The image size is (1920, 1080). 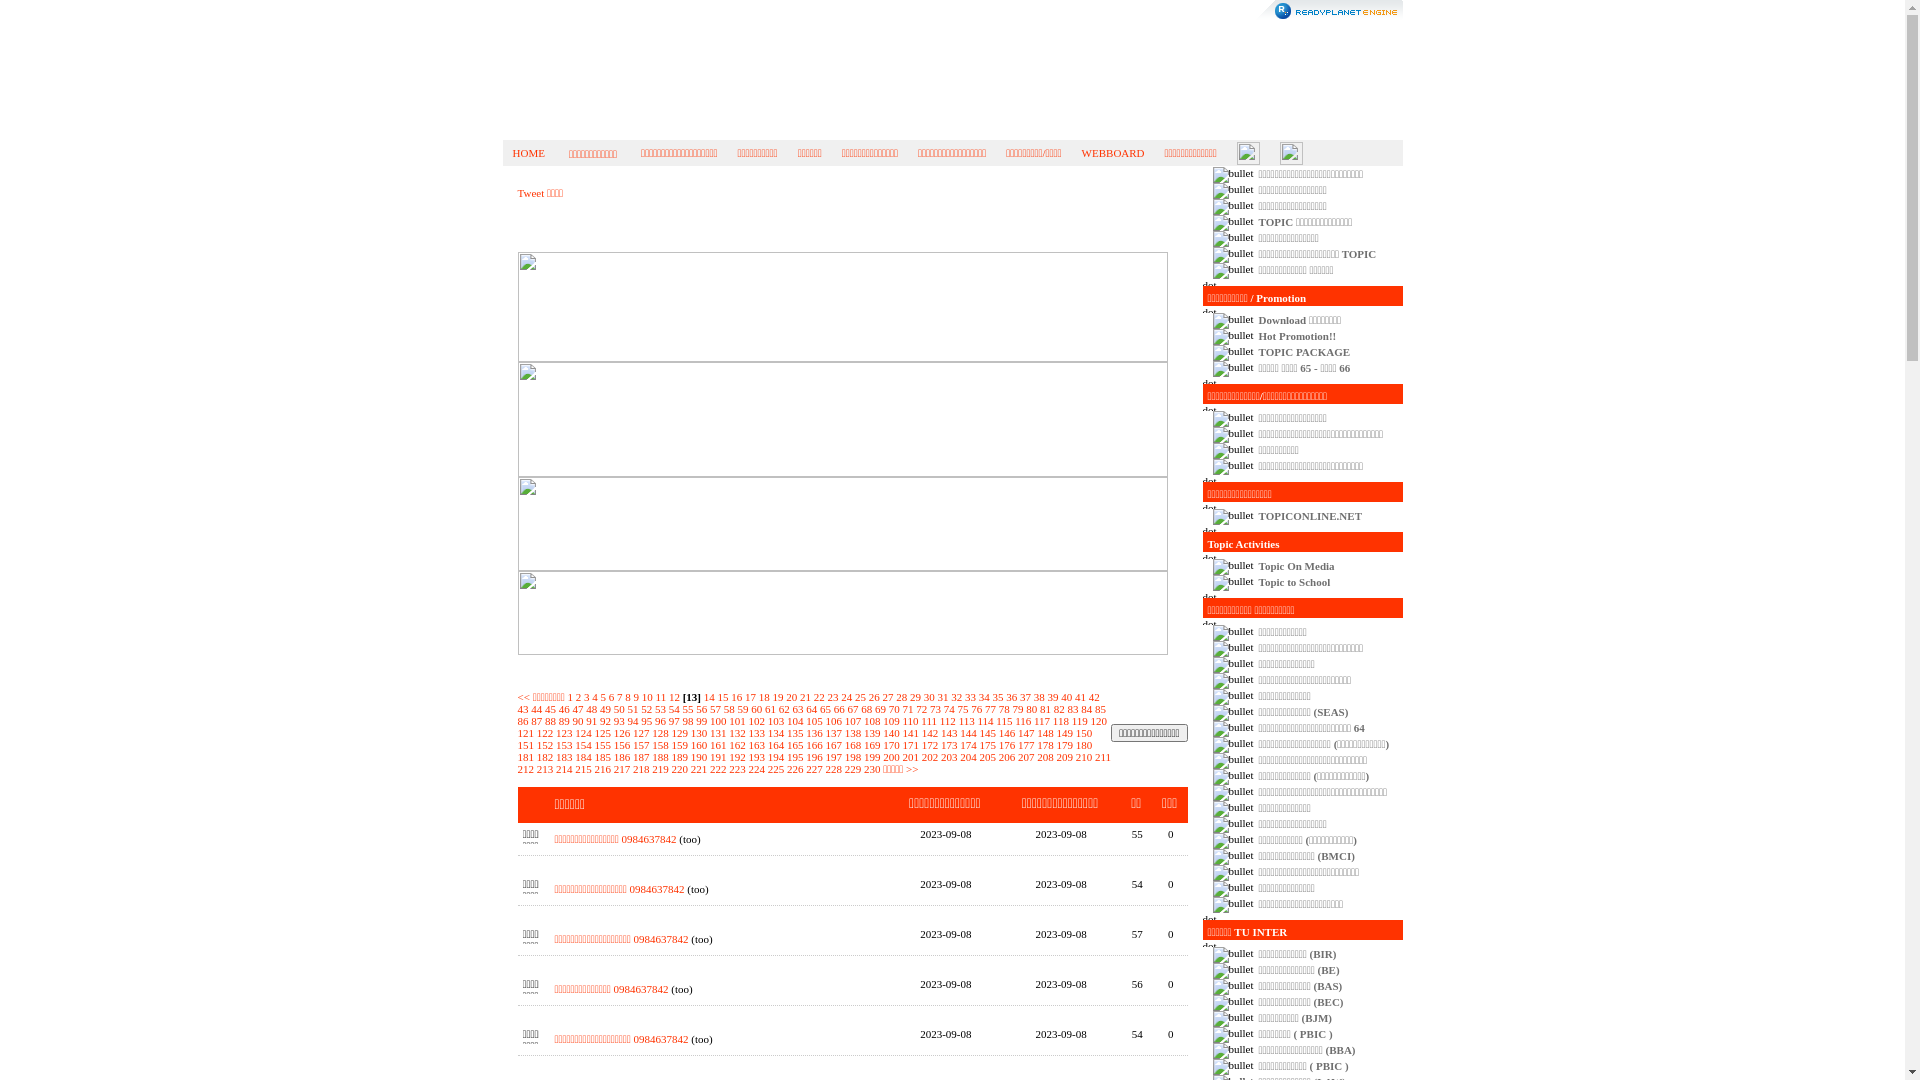 I want to click on '186', so click(x=621, y=756).